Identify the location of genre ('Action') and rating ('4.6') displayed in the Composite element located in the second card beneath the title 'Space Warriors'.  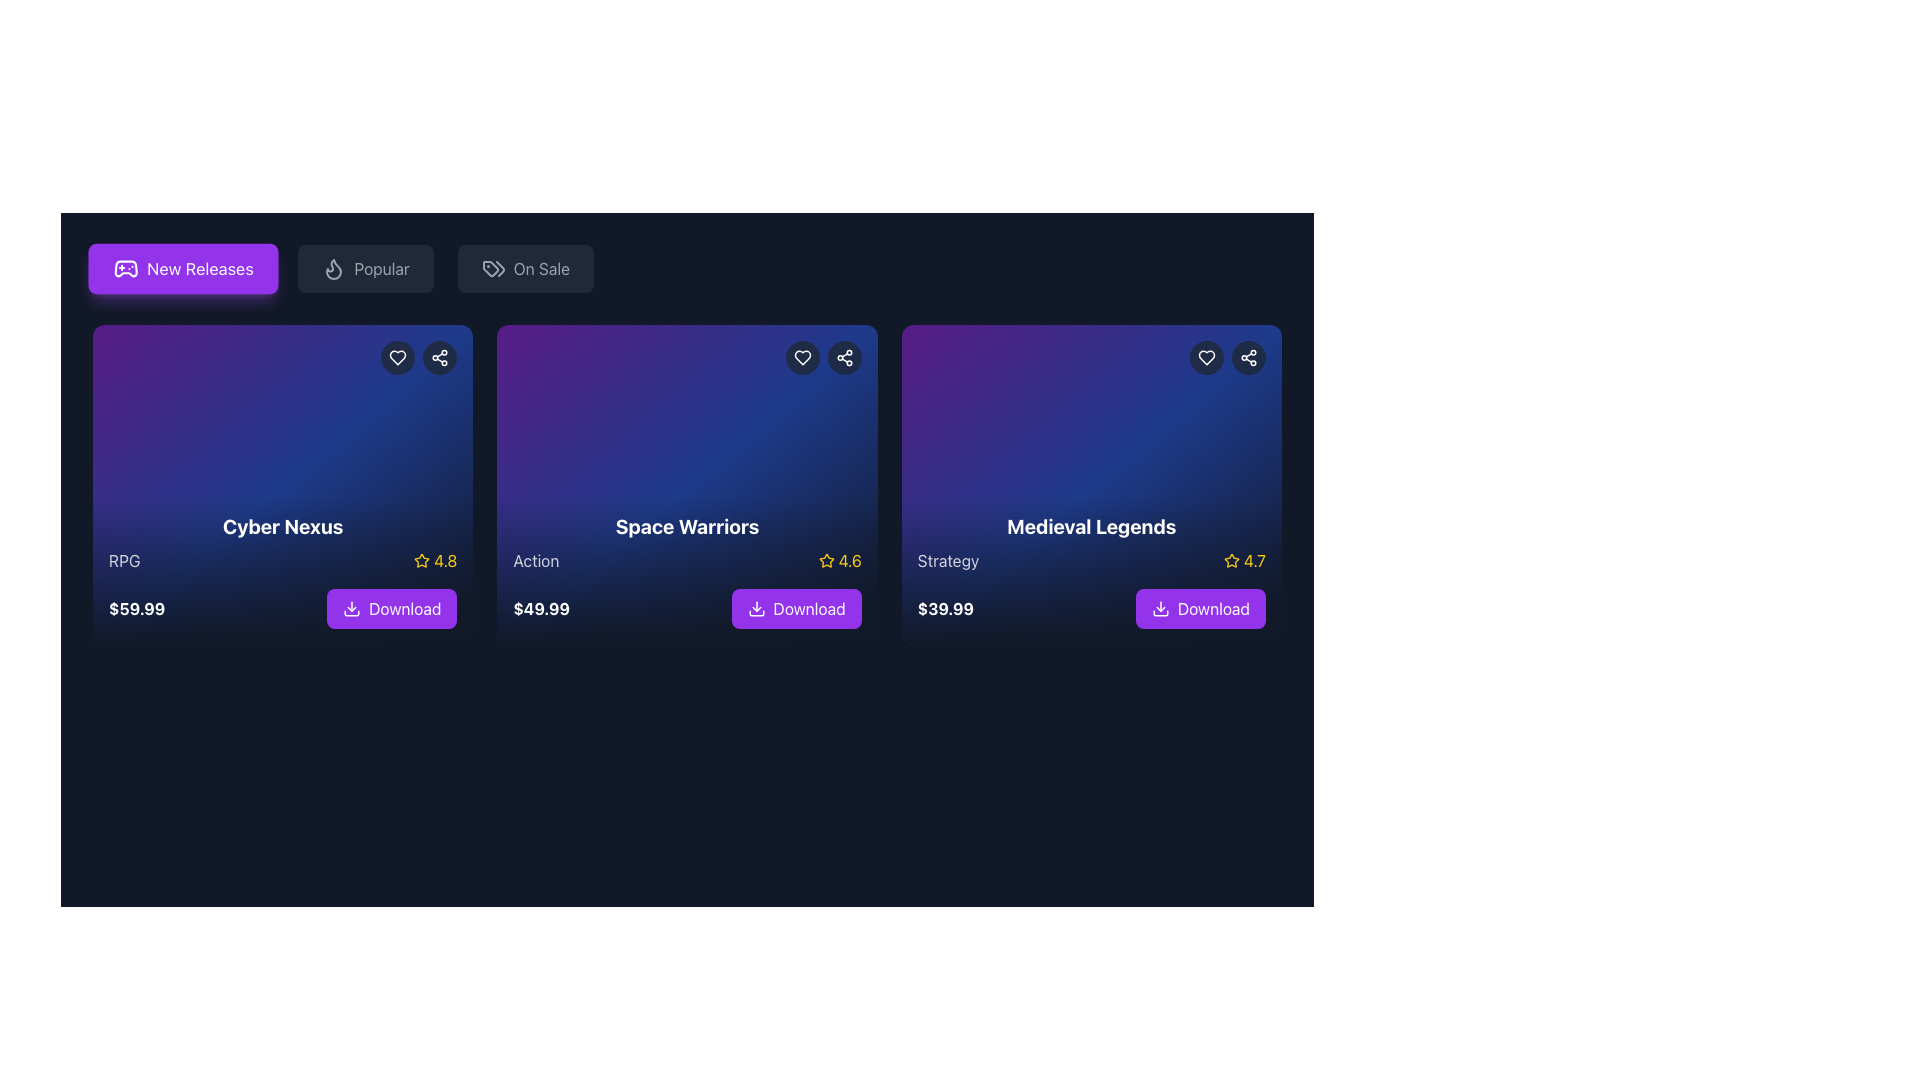
(687, 560).